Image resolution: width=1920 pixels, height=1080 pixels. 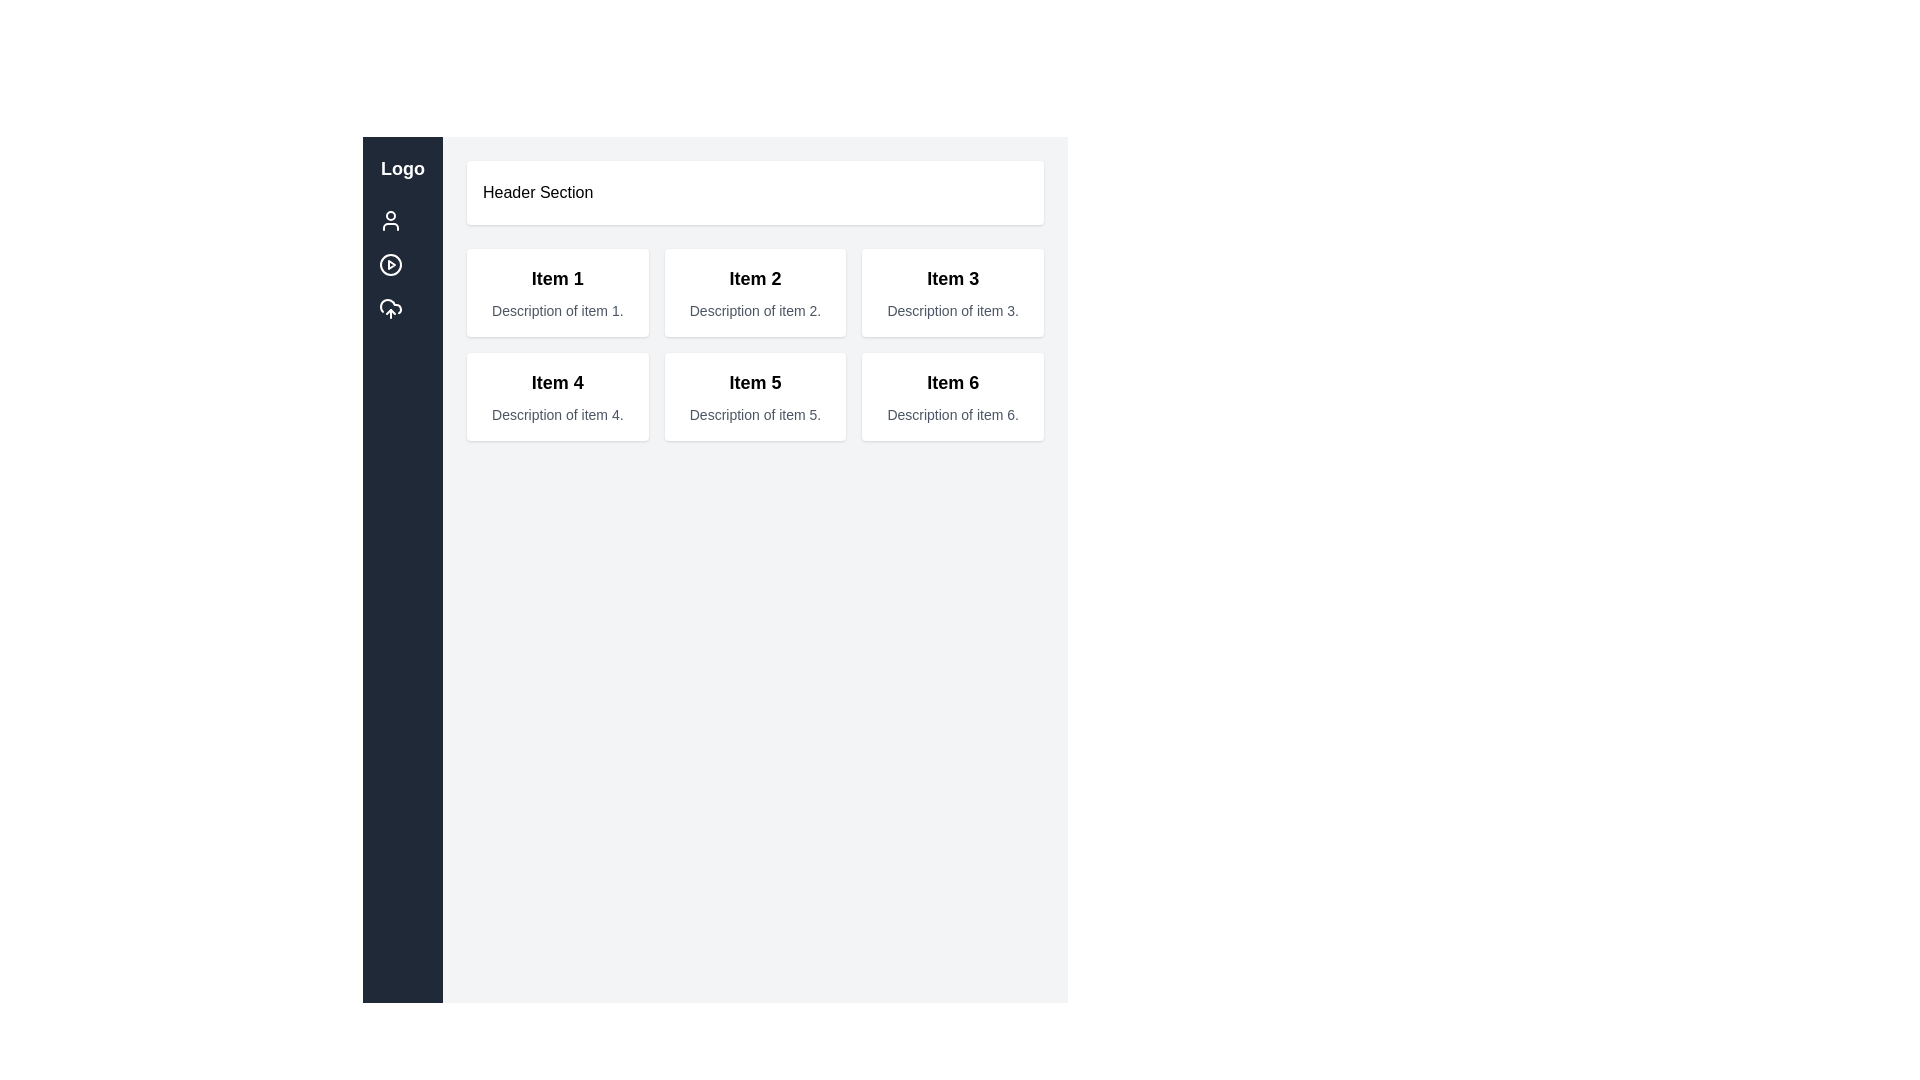 What do you see at coordinates (754, 397) in the screenshot?
I see `the card located in the second row and second column of the grid, adjacent` at bounding box center [754, 397].